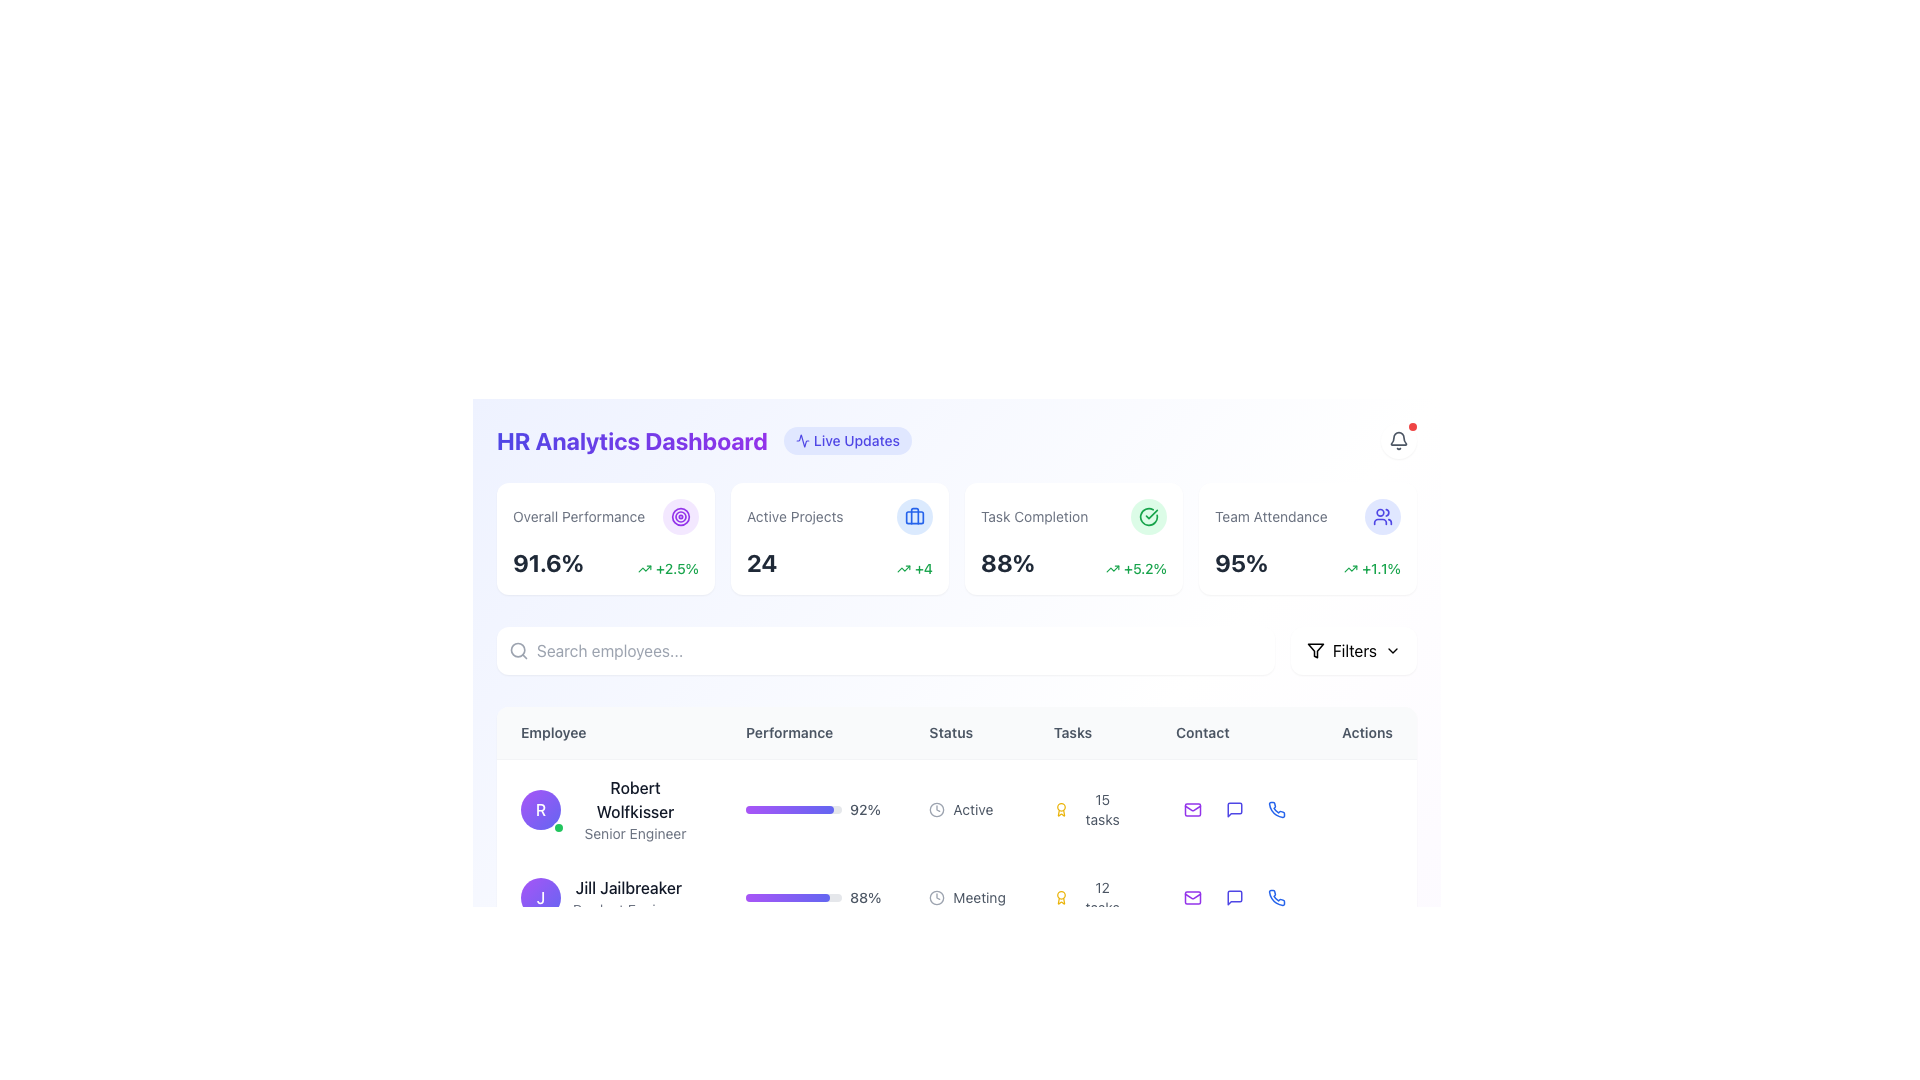 The image size is (1920, 1080). I want to click on the live updates icon located on the top left of the interface next to the 'Live Updates' text, so click(802, 439).